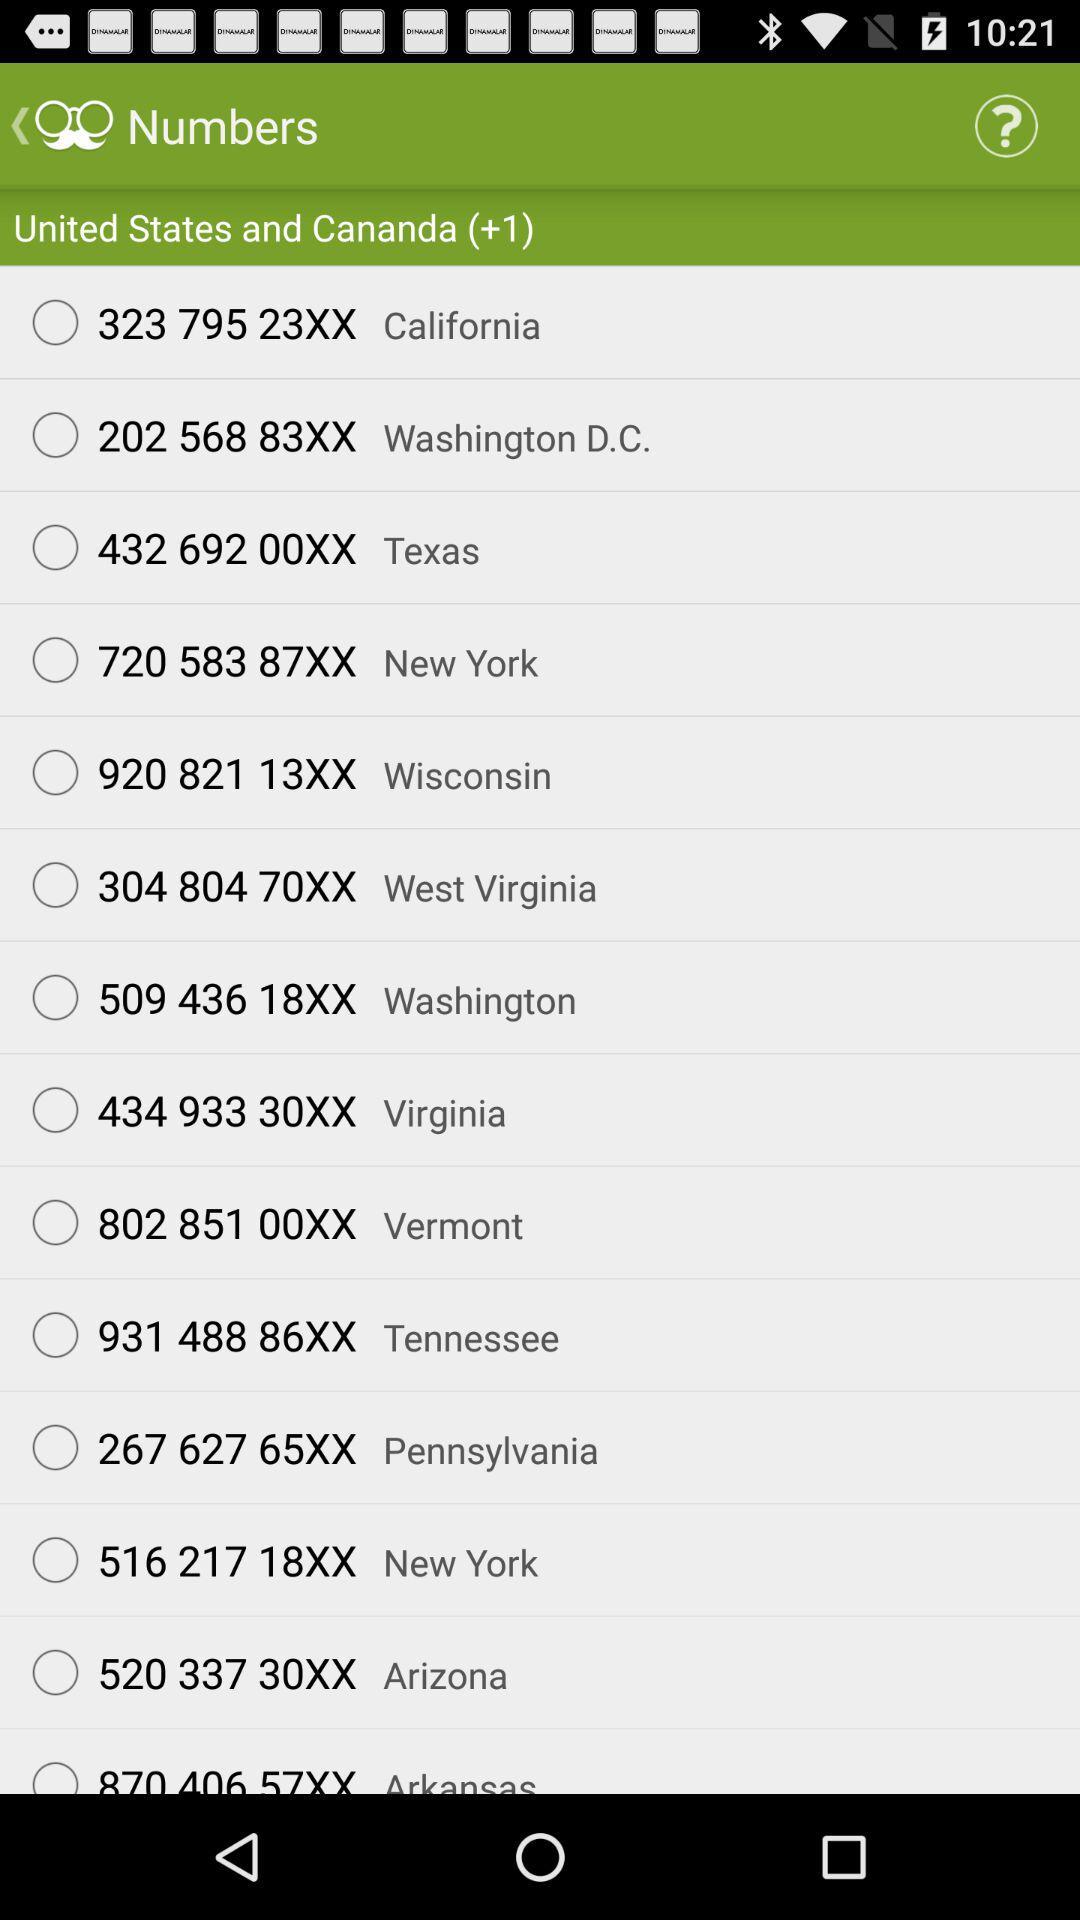 The height and width of the screenshot is (1920, 1080). What do you see at coordinates (185, 1447) in the screenshot?
I see `the app next to the pennsylvania` at bounding box center [185, 1447].